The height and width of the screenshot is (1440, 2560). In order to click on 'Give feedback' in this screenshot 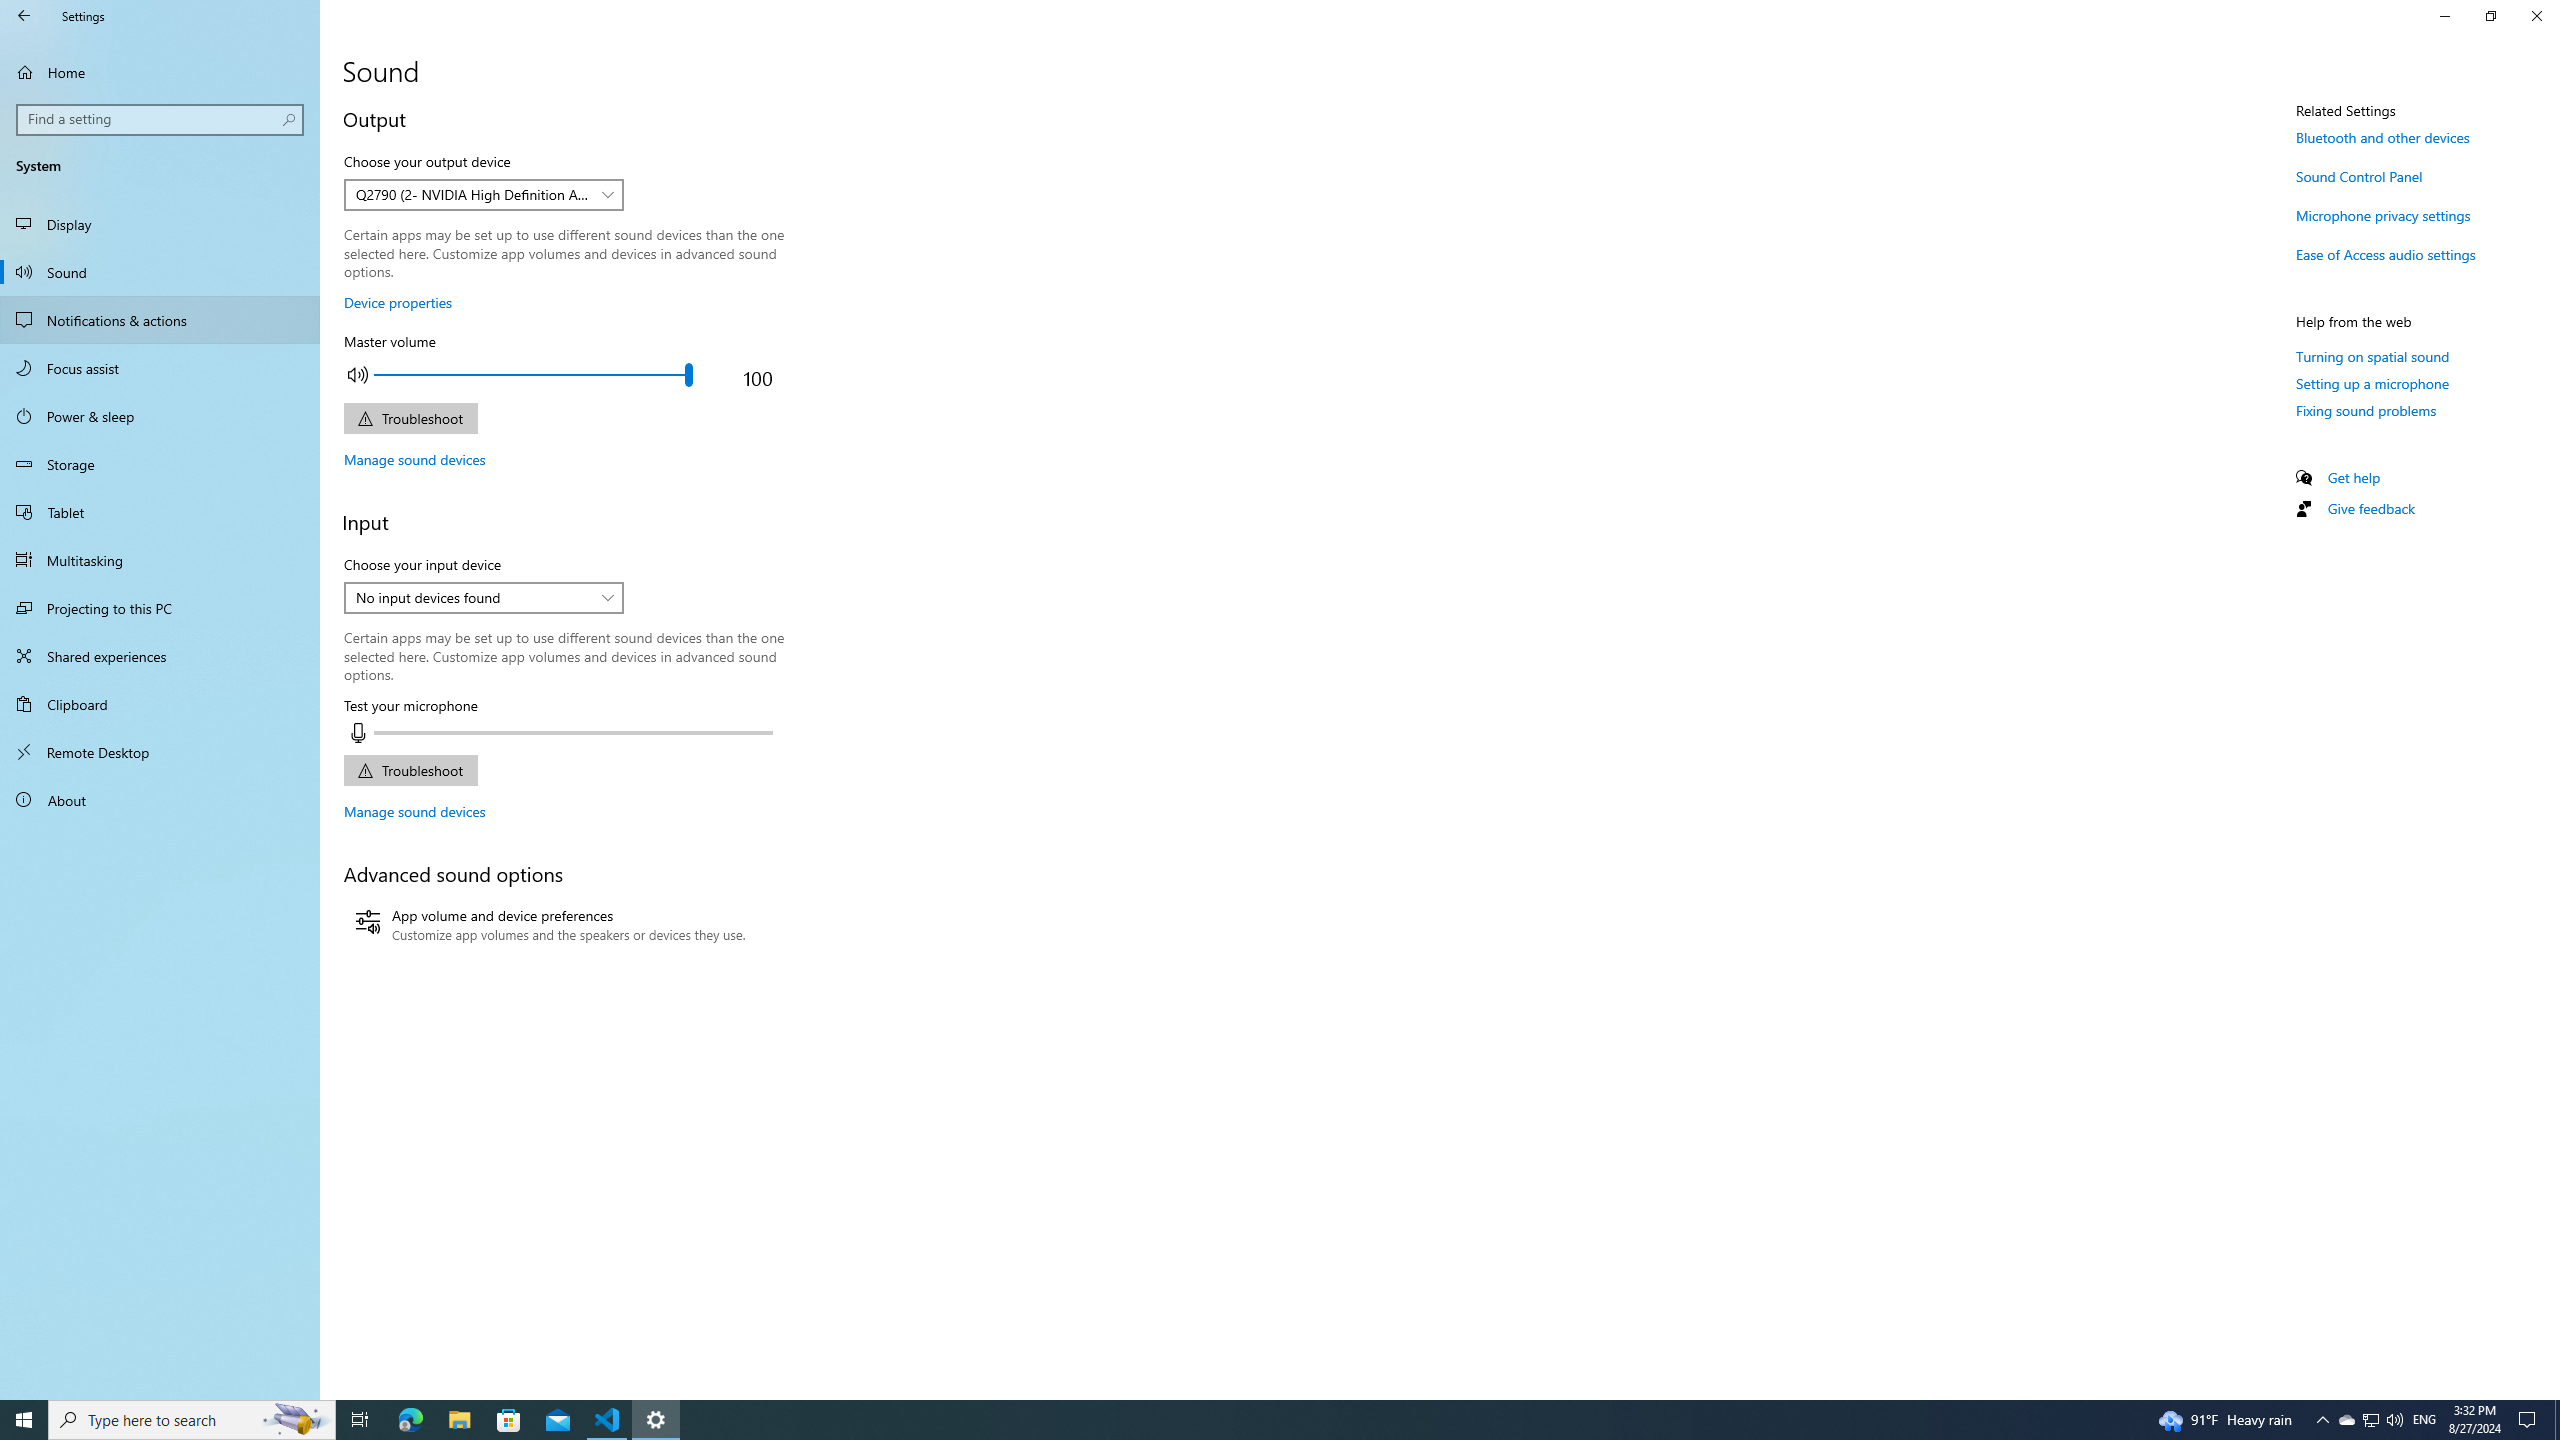, I will do `click(2369, 509)`.